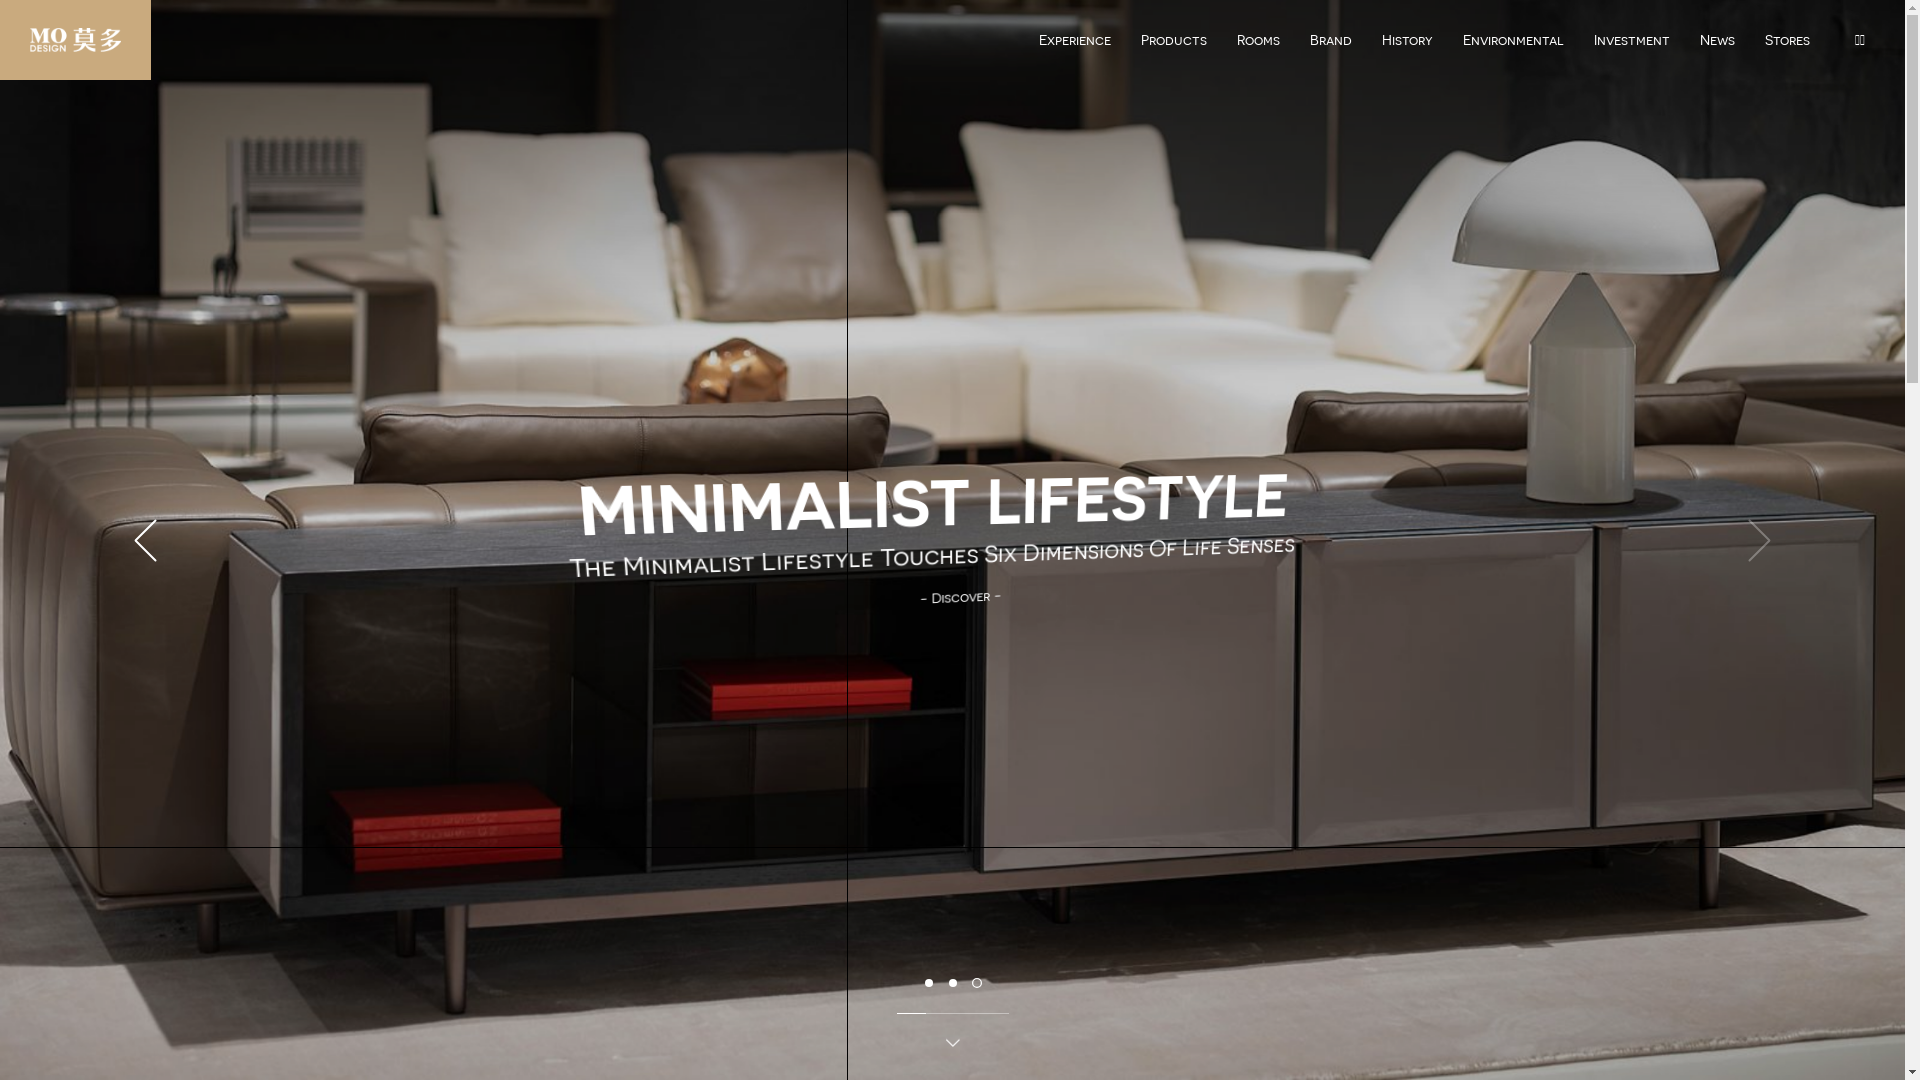 This screenshot has height=1080, width=1920. Describe the element at coordinates (938, 555) in the screenshot. I see `'ITALIAN MINIMALISM` at that location.